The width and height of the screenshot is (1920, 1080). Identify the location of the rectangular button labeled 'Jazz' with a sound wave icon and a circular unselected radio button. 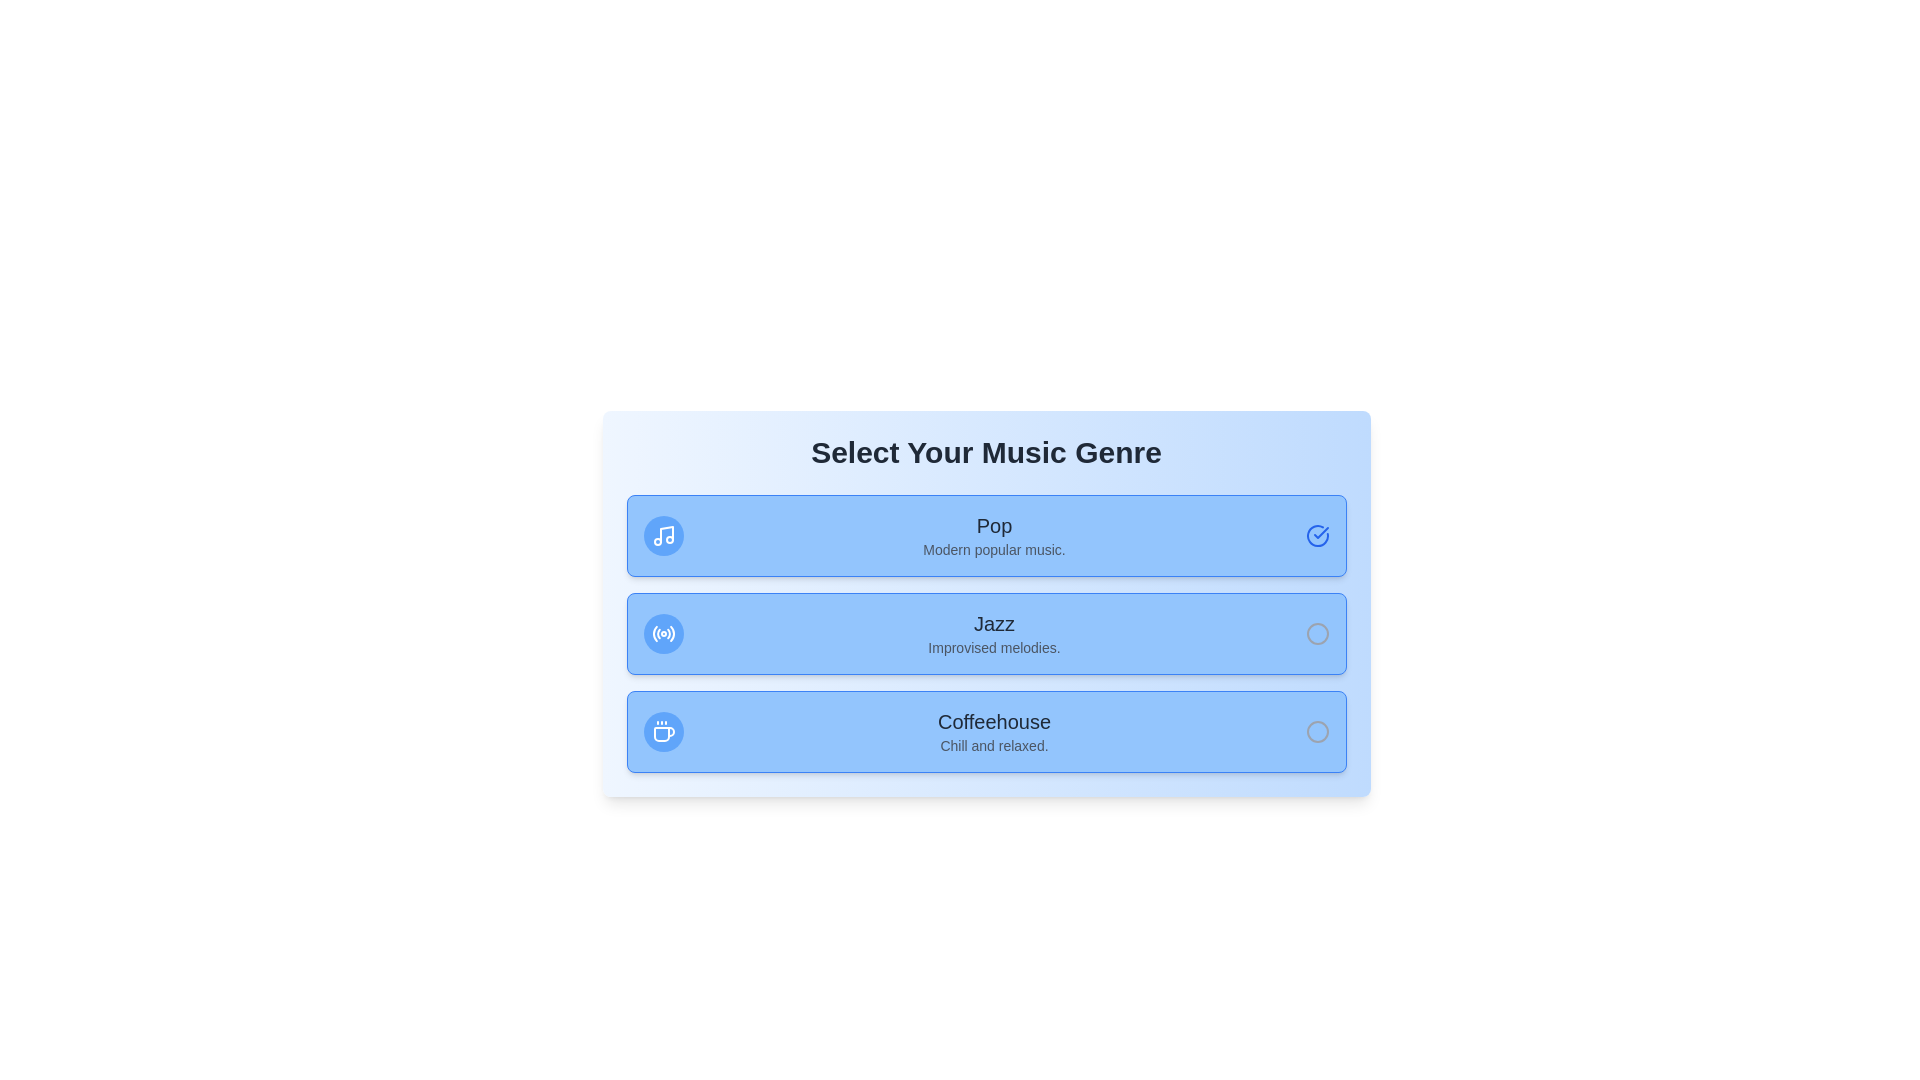
(986, 633).